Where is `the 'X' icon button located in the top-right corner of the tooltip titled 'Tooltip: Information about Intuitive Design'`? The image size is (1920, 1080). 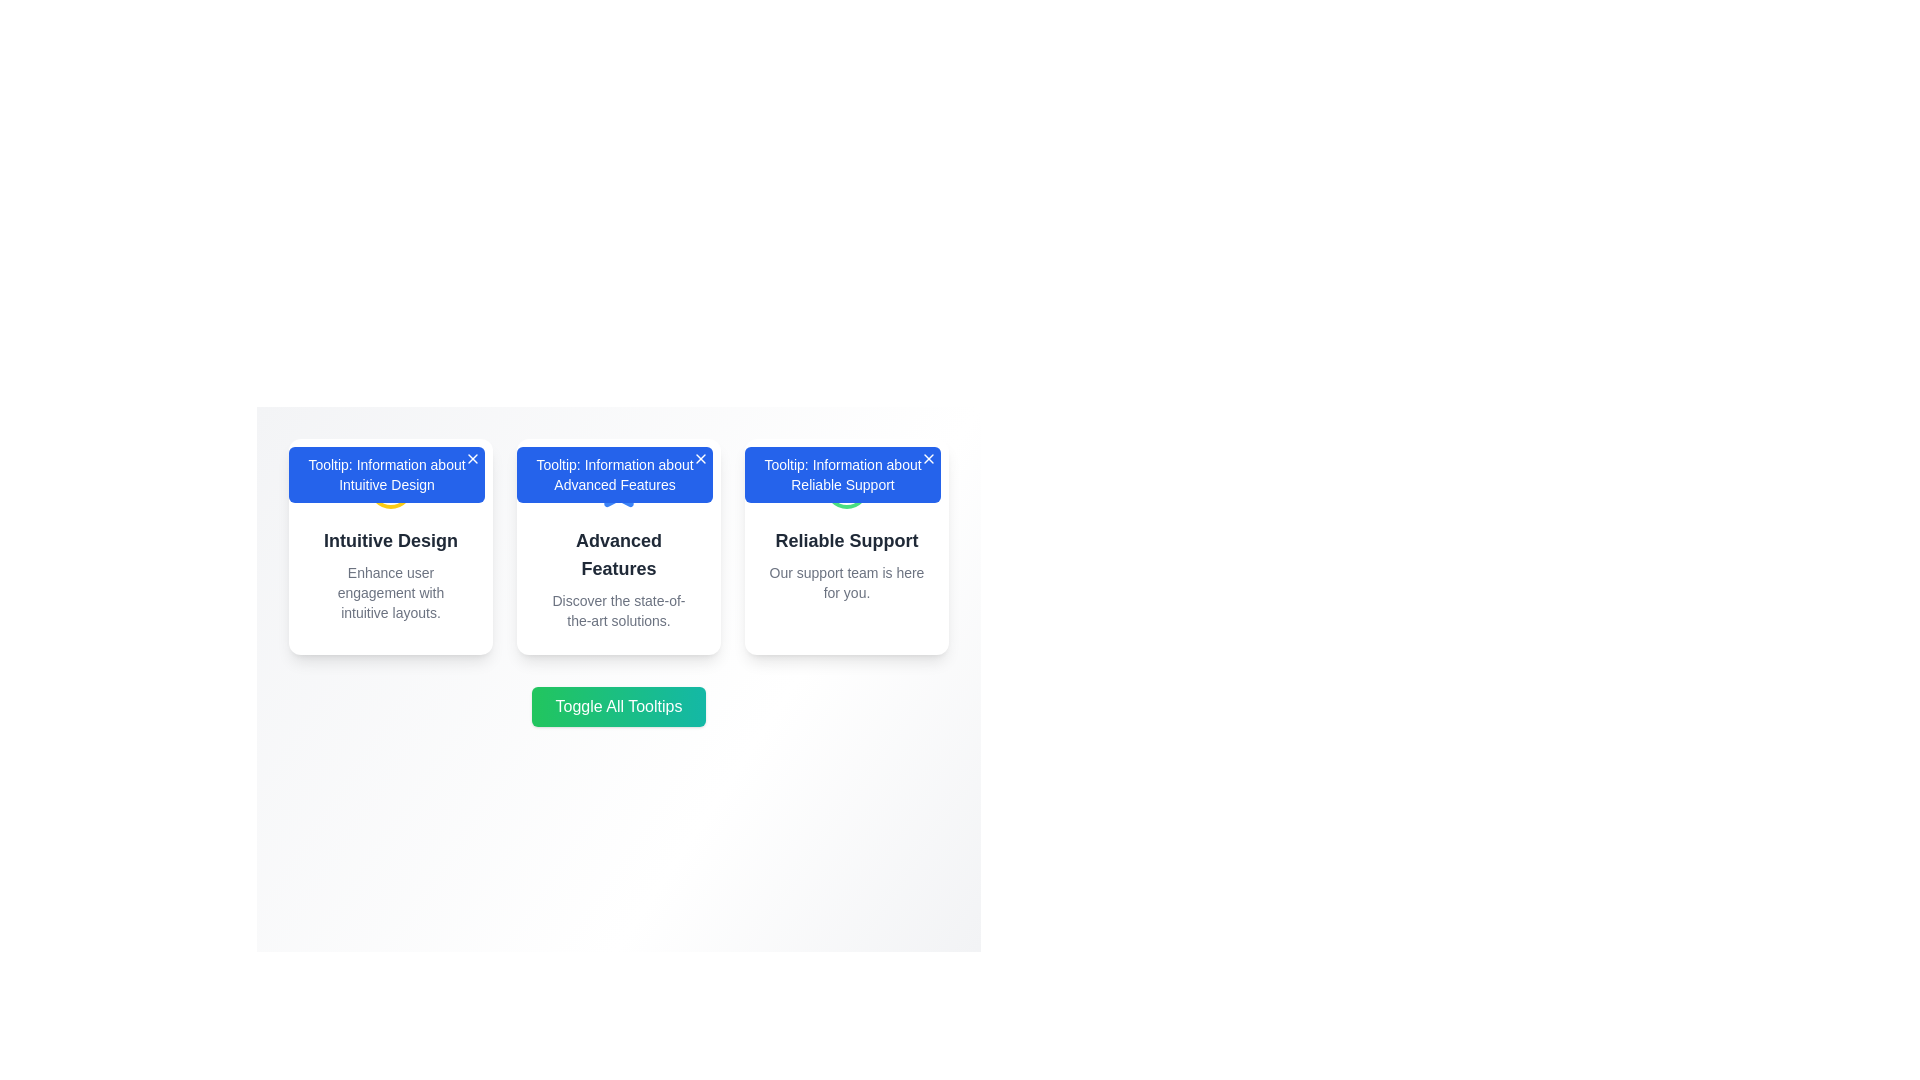 the 'X' icon button located in the top-right corner of the tooltip titled 'Tooltip: Information about Intuitive Design' is located at coordinates (472, 459).